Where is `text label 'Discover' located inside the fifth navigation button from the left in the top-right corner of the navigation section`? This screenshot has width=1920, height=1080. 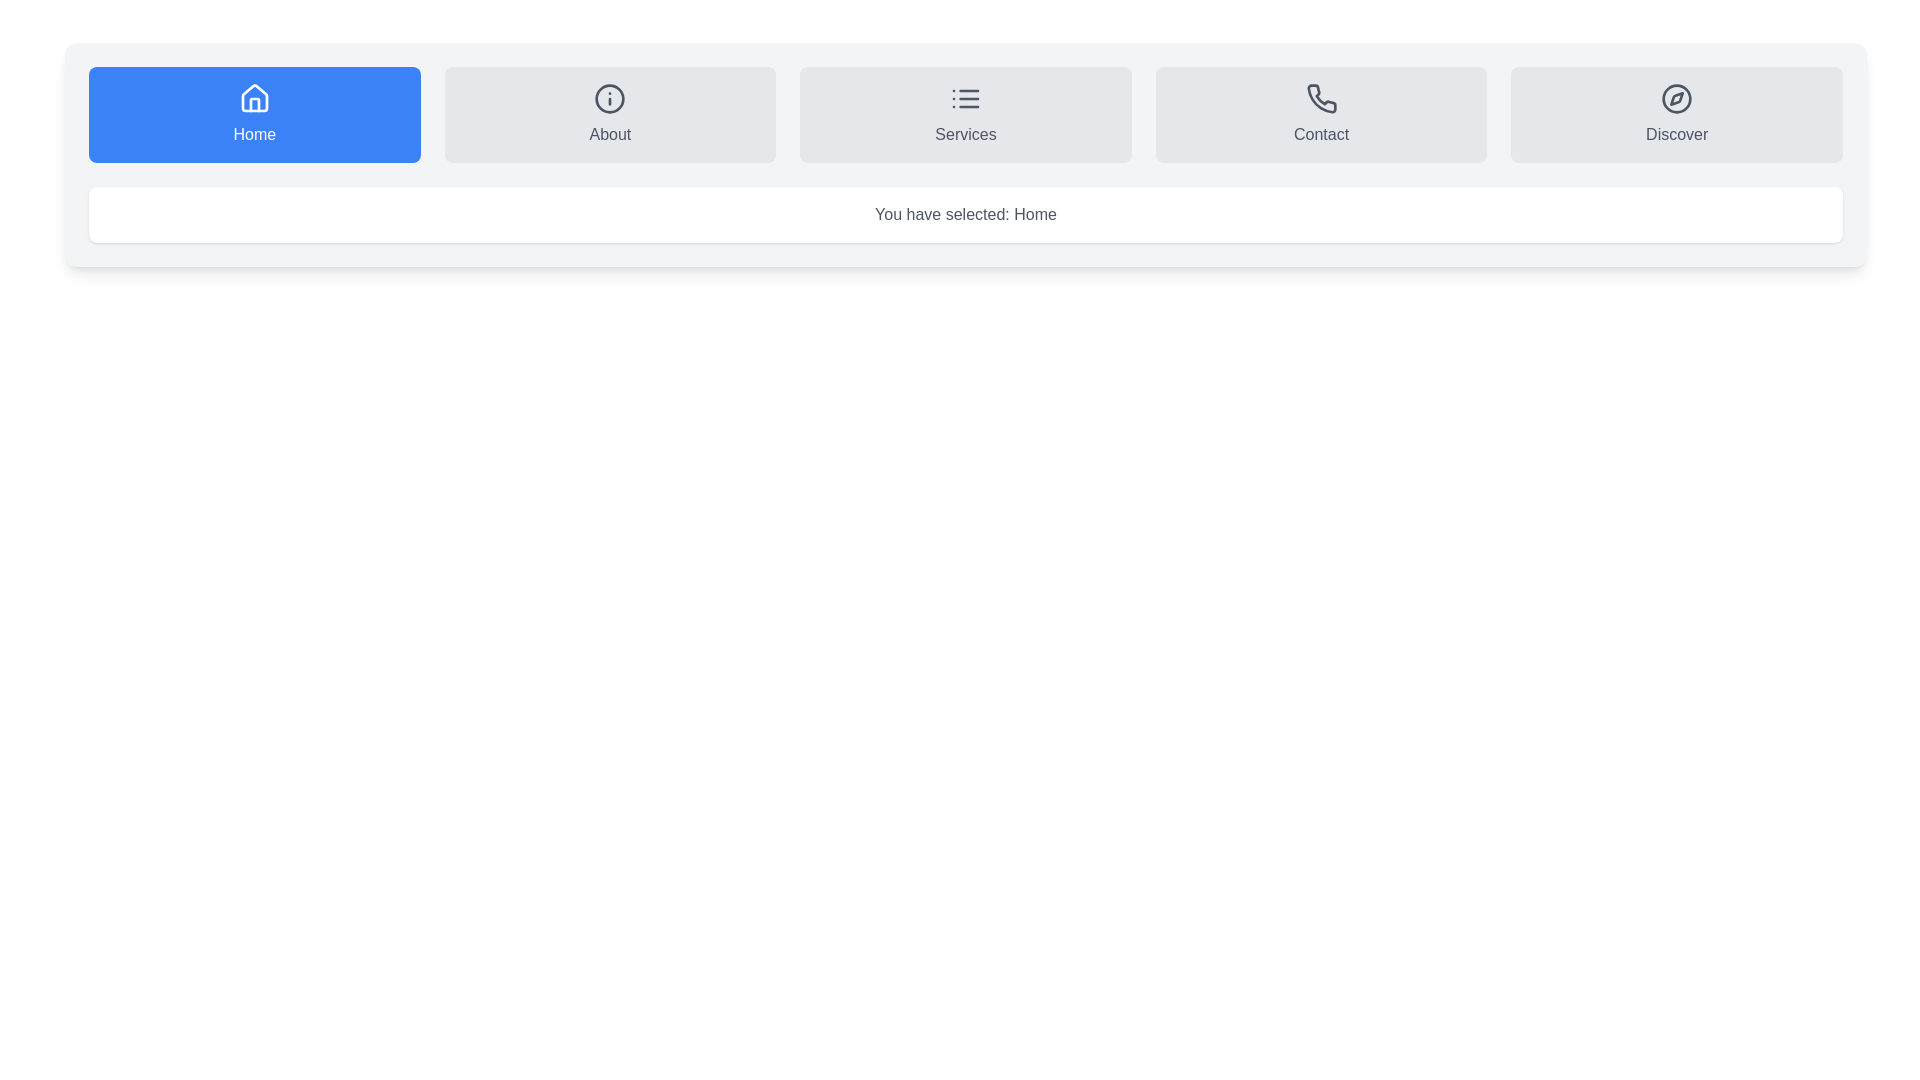
text label 'Discover' located inside the fifth navigation button from the left in the top-right corner of the navigation section is located at coordinates (1677, 135).